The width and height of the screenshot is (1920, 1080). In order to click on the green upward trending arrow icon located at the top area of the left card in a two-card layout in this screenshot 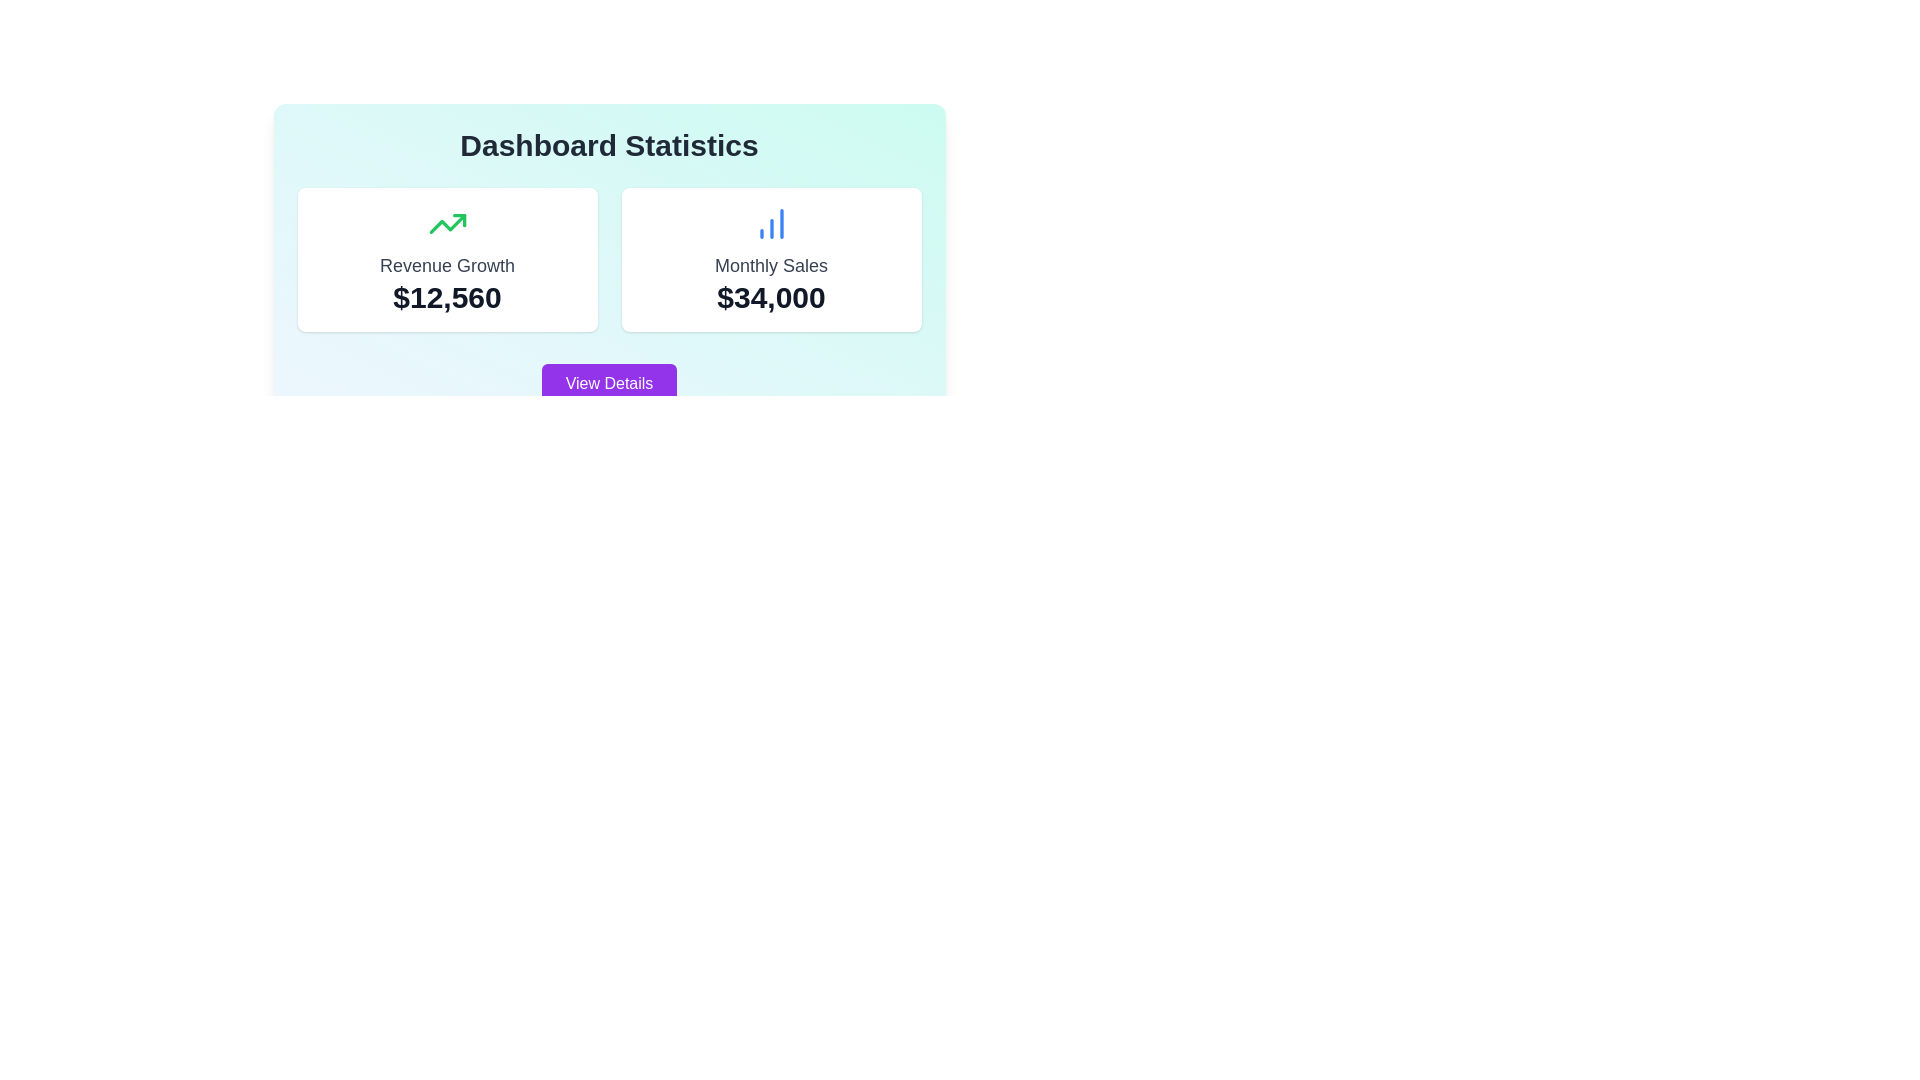, I will do `click(446, 223)`.